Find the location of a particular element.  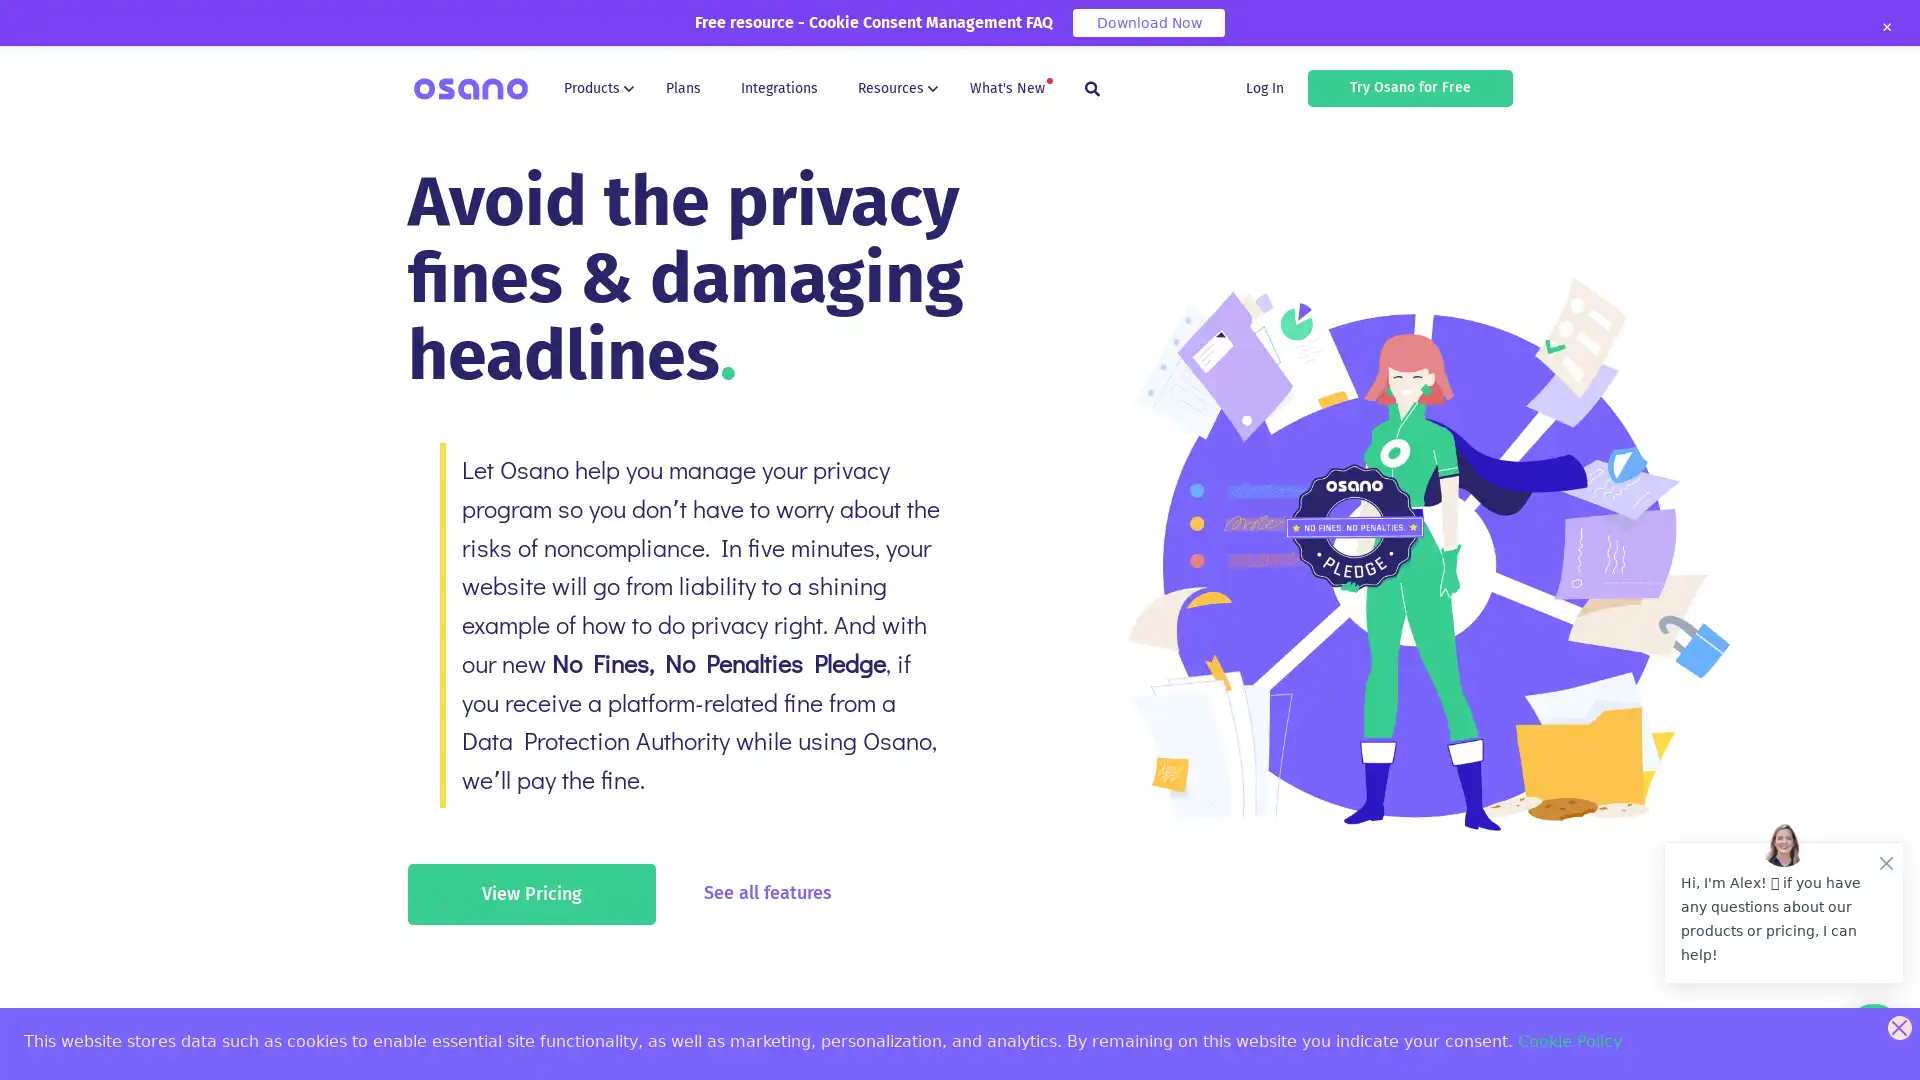

Close is located at coordinates (1885, 27).